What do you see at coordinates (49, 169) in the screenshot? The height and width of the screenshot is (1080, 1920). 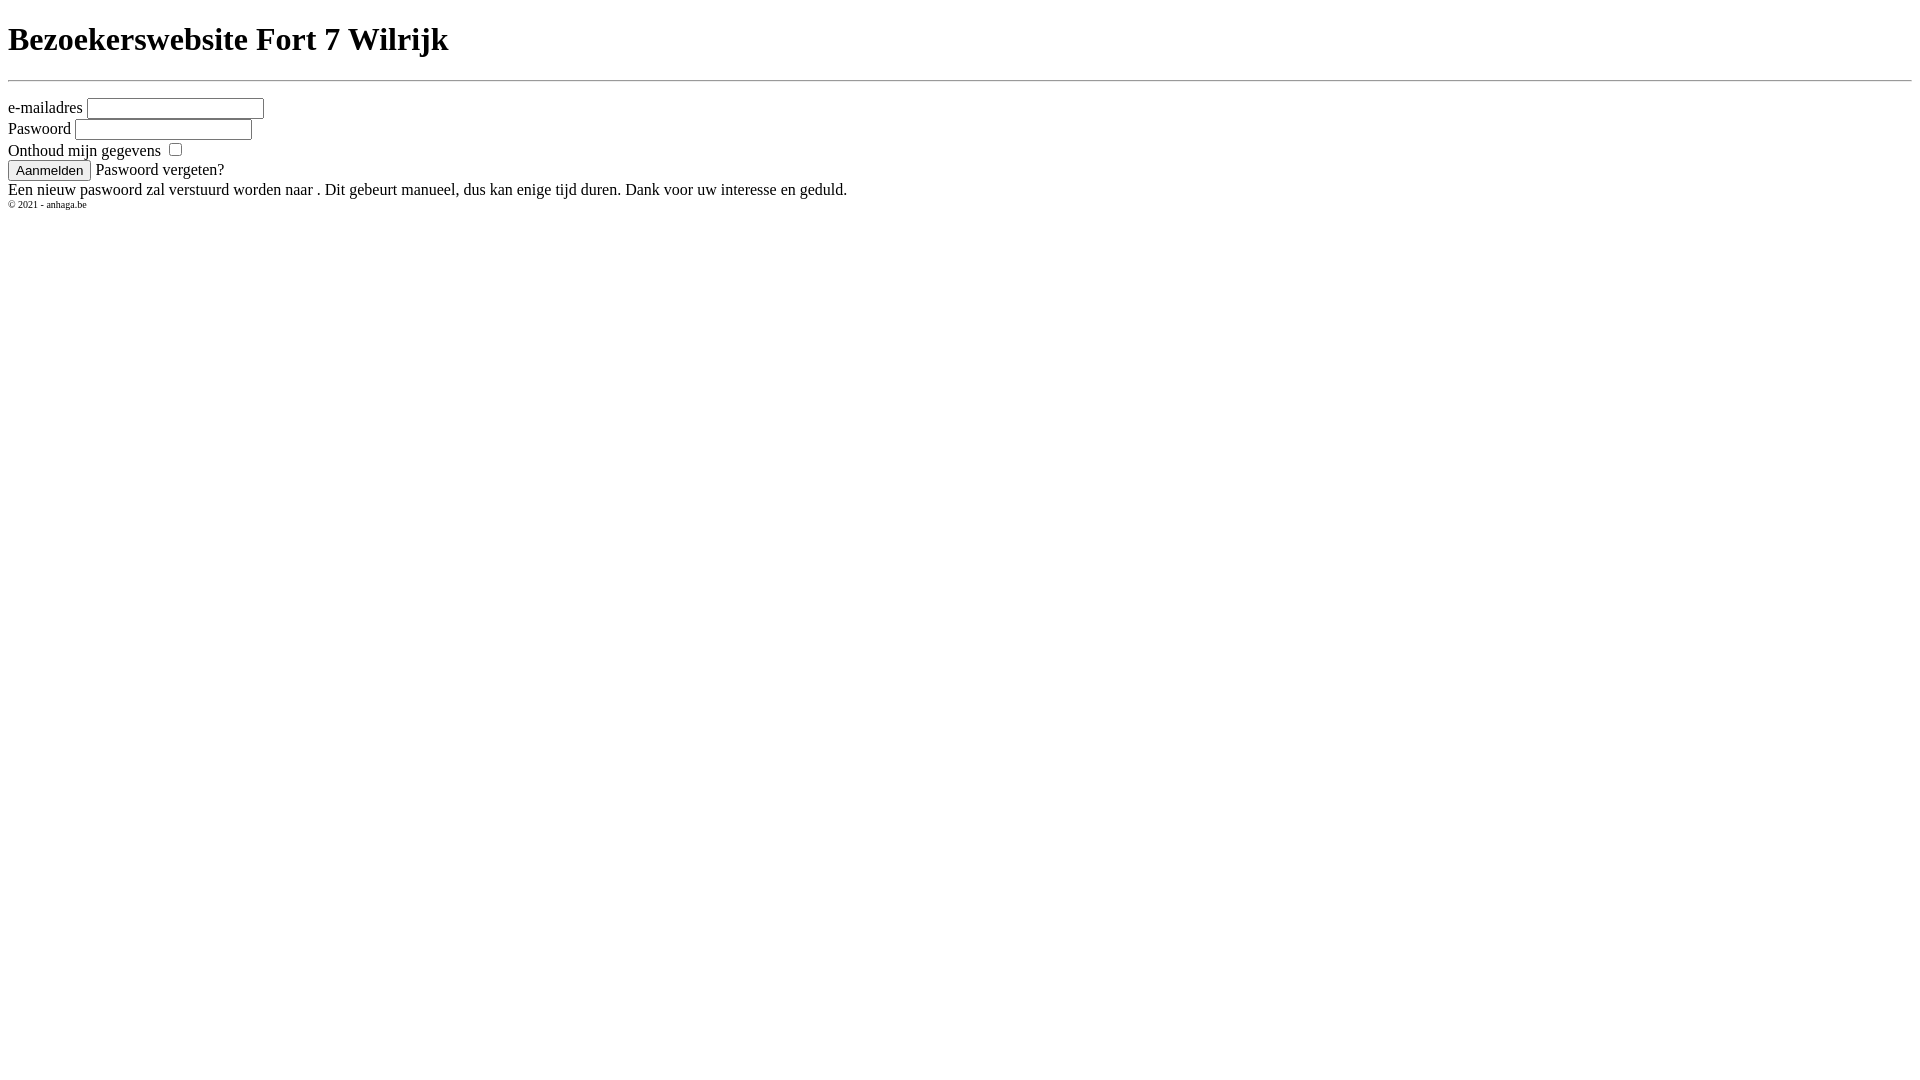 I see `'Aanmelden'` at bounding box center [49, 169].